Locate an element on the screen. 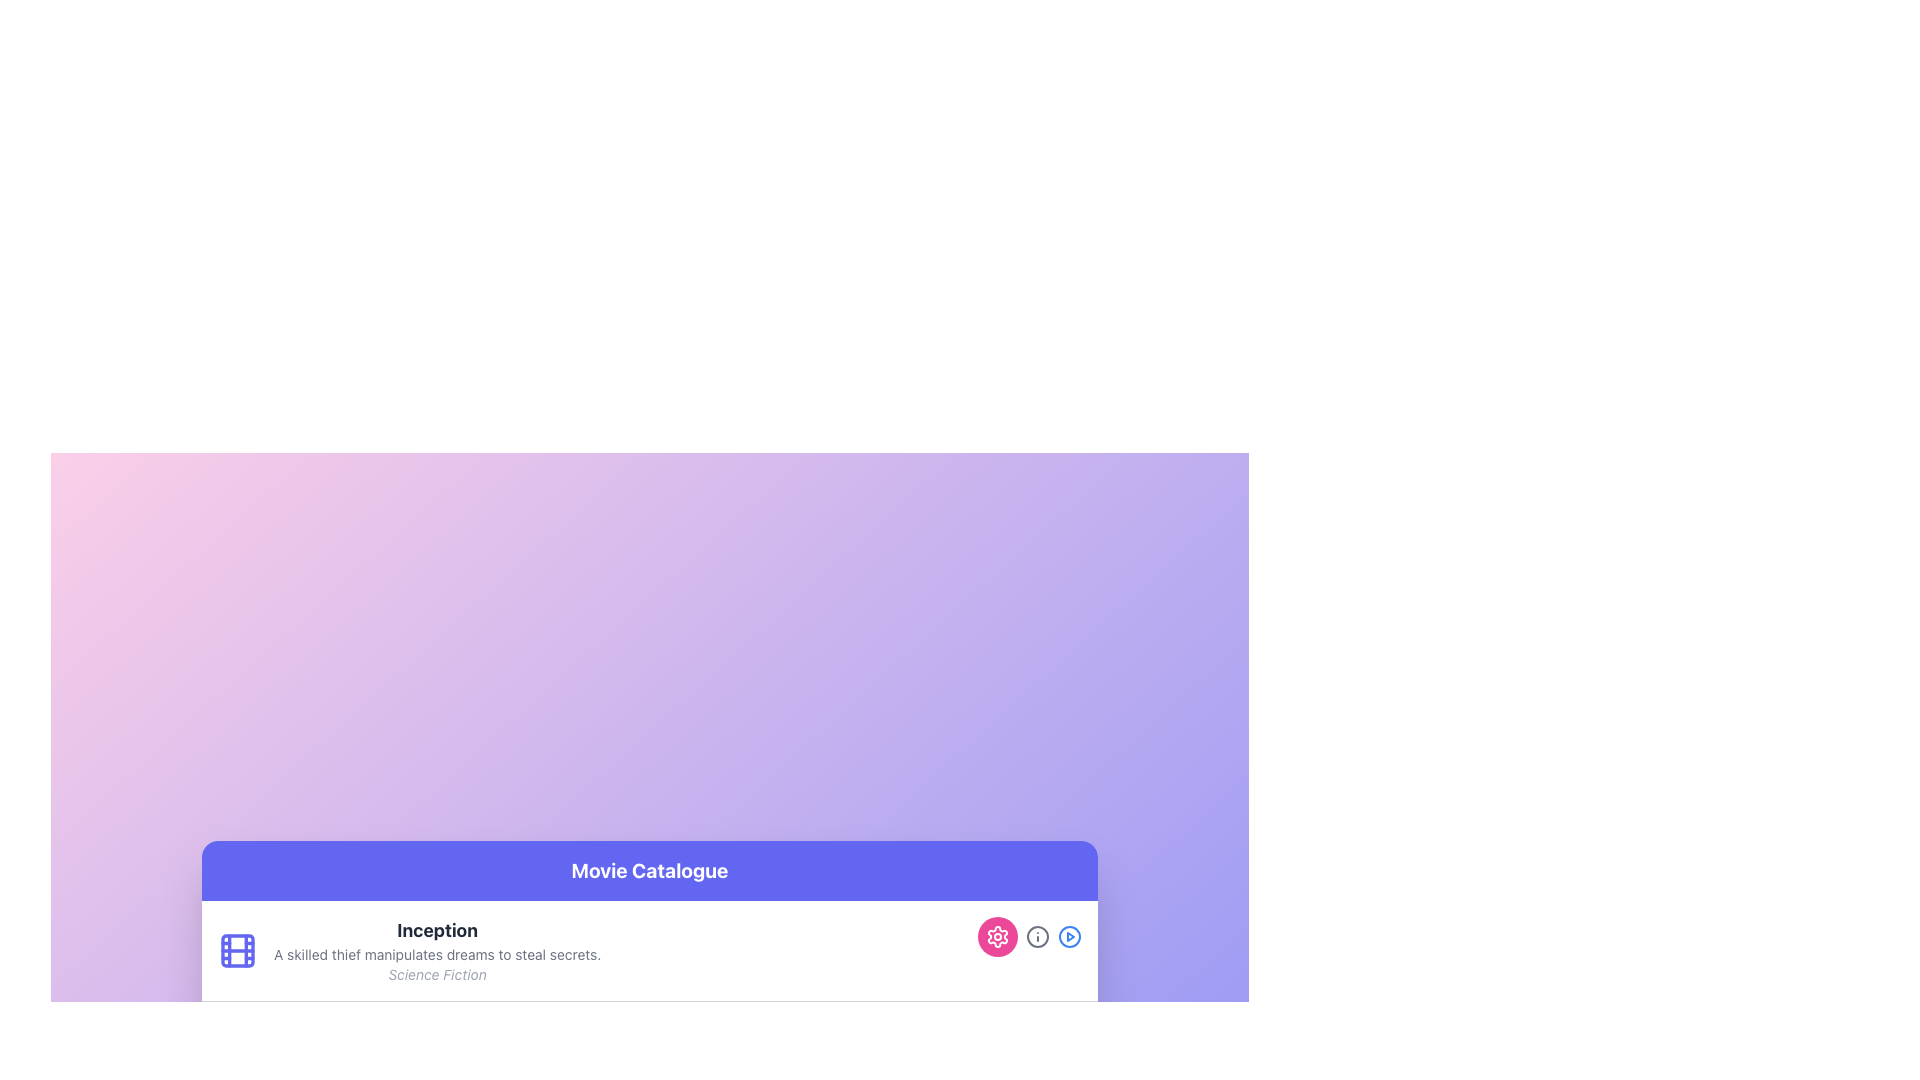 The image size is (1920, 1080). the decorative graphic component located within the film icon at the top-left corner of the 'Inception' movie description card is located at coordinates (238, 948).